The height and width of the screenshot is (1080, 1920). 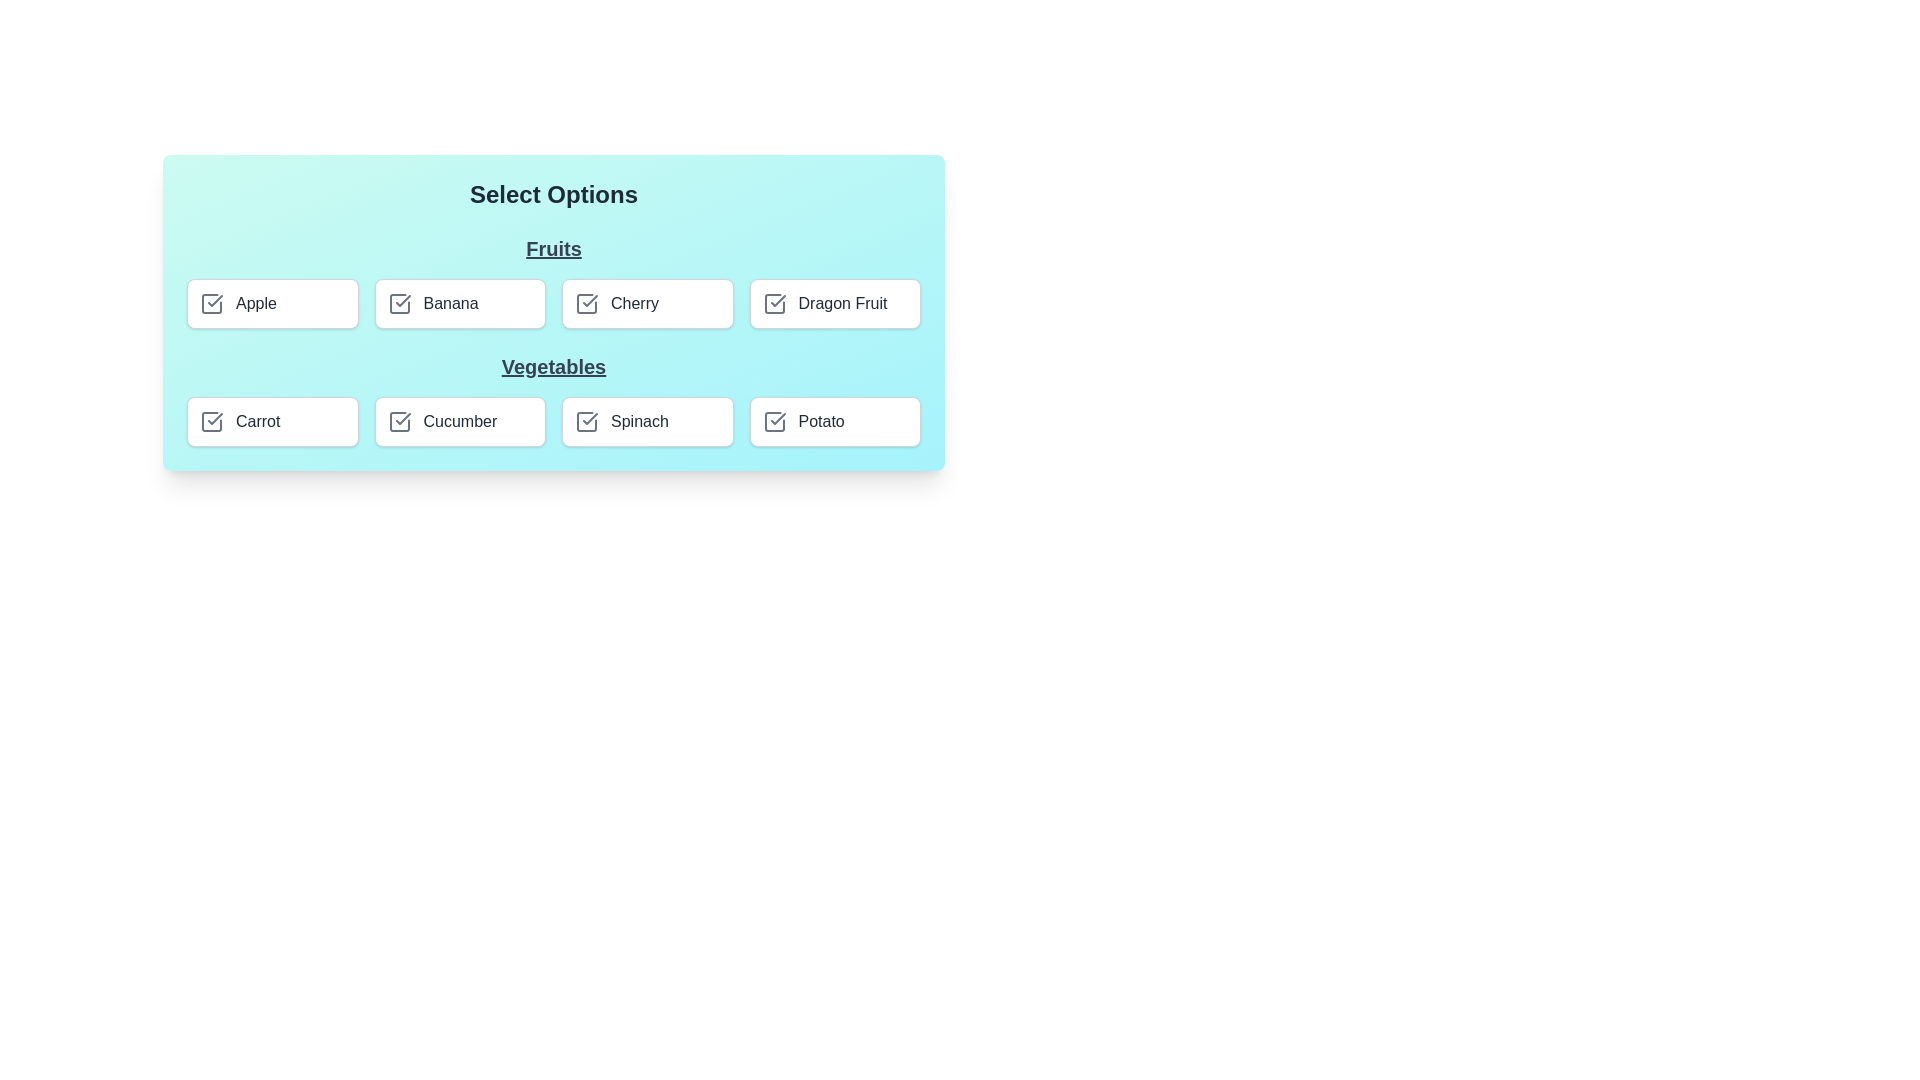 What do you see at coordinates (399, 304) in the screenshot?
I see `the checkmark within the checkbox in the 'Fruits' section, which is the second option in the horizontal row below the title` at bounding box center [399, 304].